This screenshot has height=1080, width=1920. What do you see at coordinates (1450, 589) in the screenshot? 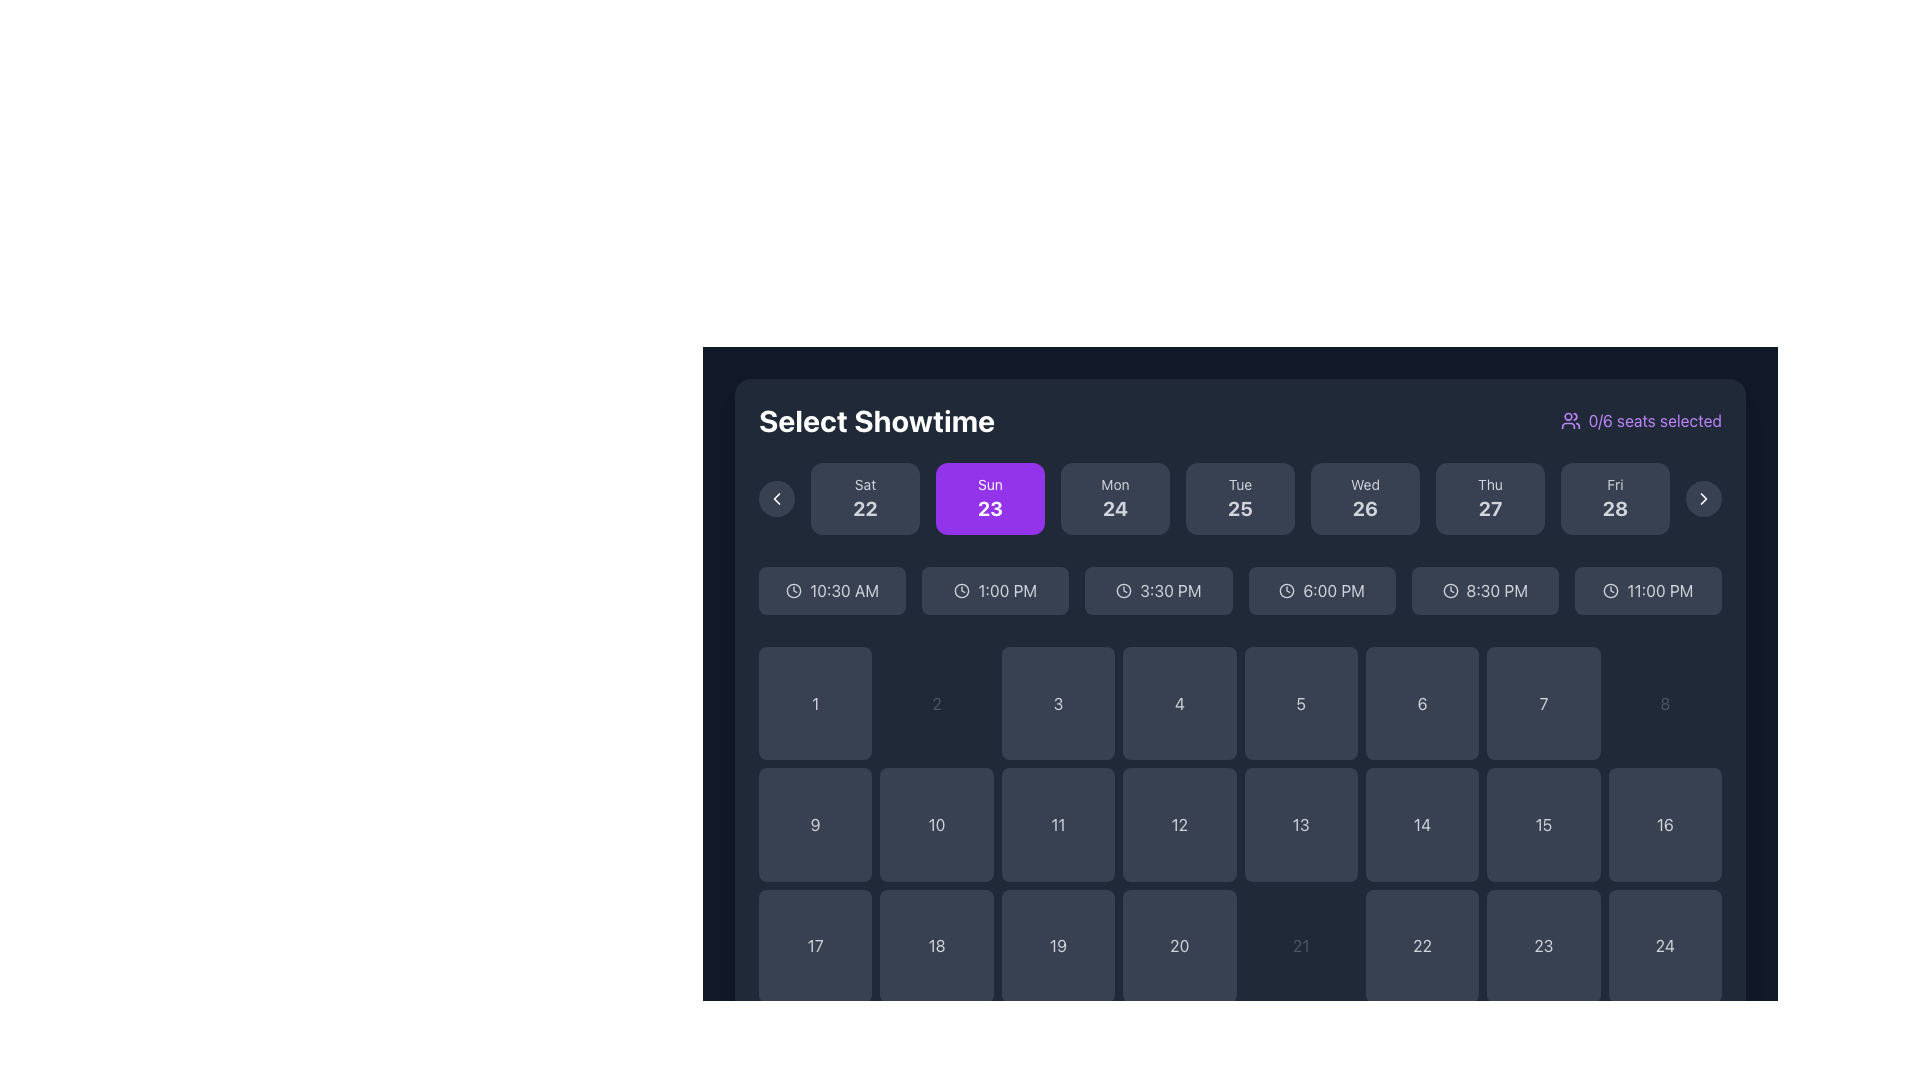
I see `the filled circular SVG element representing the time slot '8:30 PM' on Thursday, 27th, located on the right-hand side of the interface` at bounding box center [1450, 589].